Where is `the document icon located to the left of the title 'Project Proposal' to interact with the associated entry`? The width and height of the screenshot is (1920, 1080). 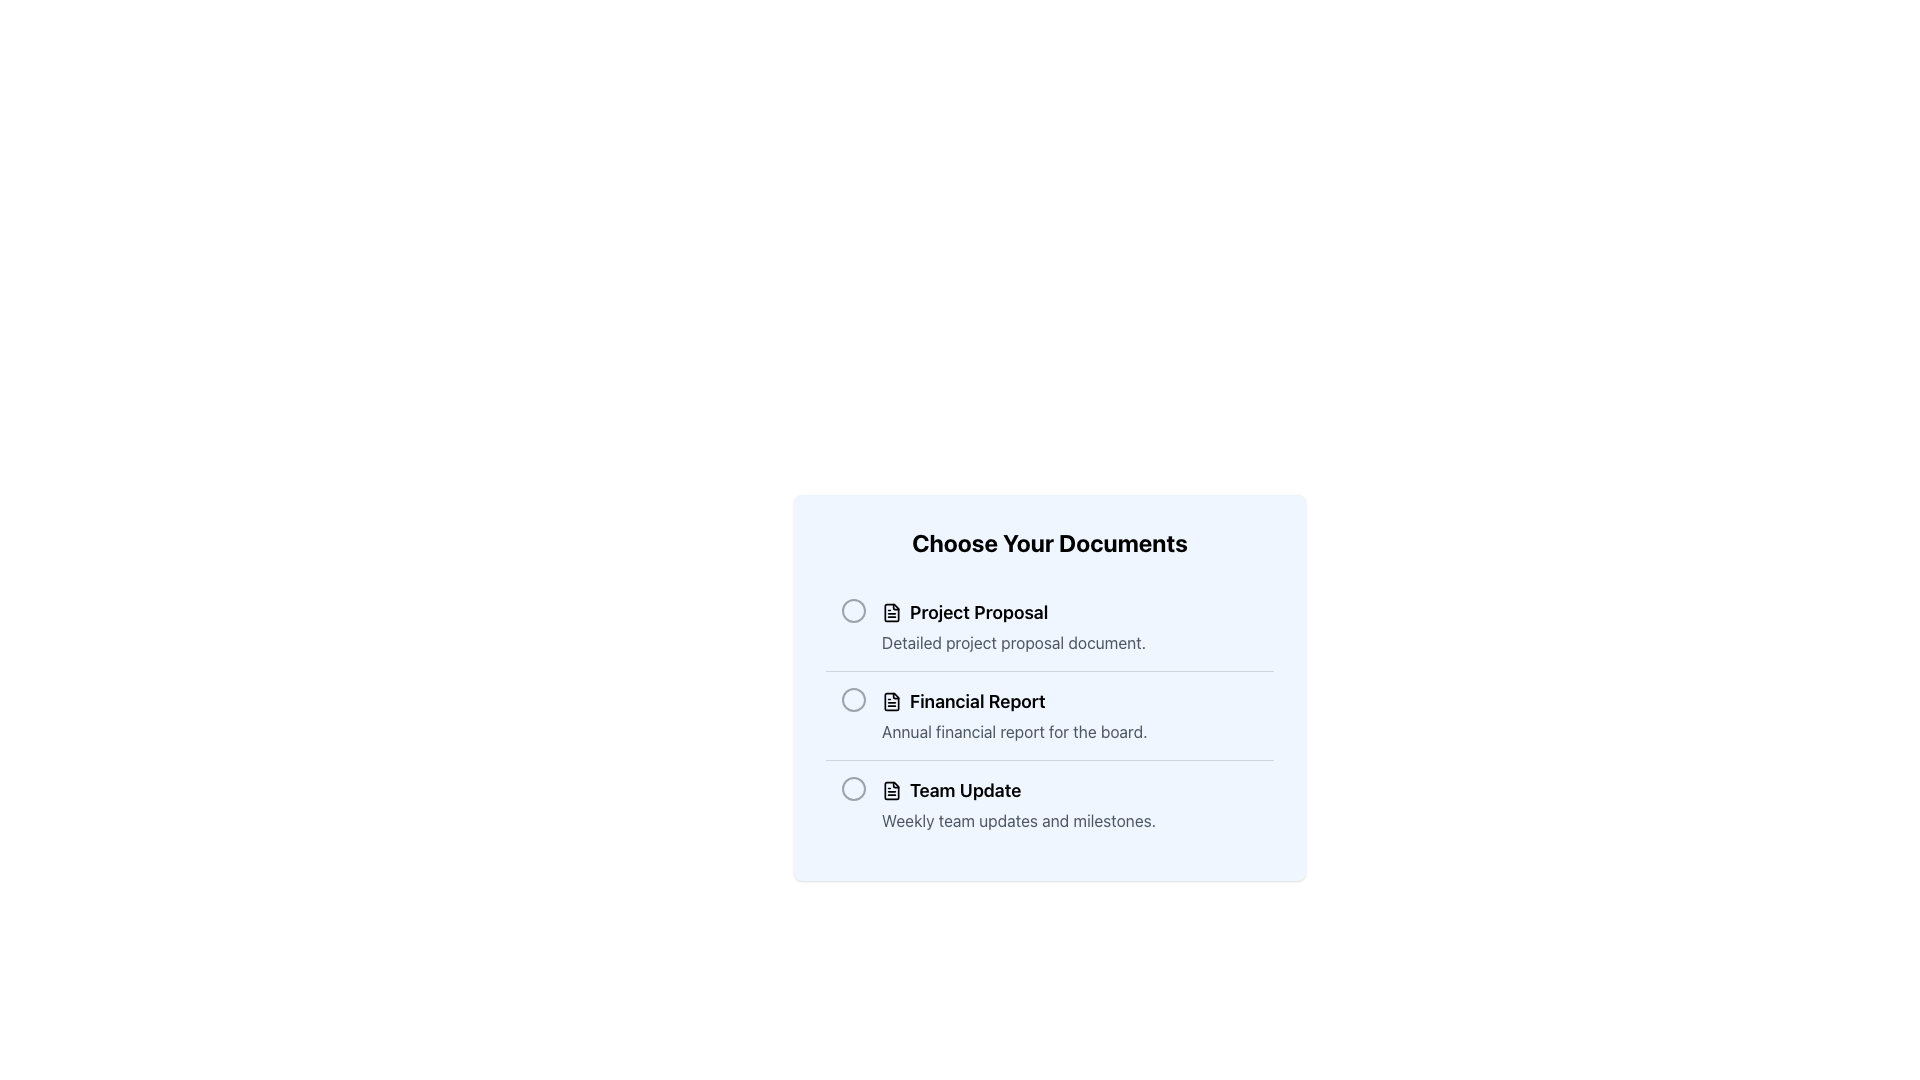 the document icon located to the left of the title 'Project Proposal' to interact with the associated entry is located at coordinates (891, 612).